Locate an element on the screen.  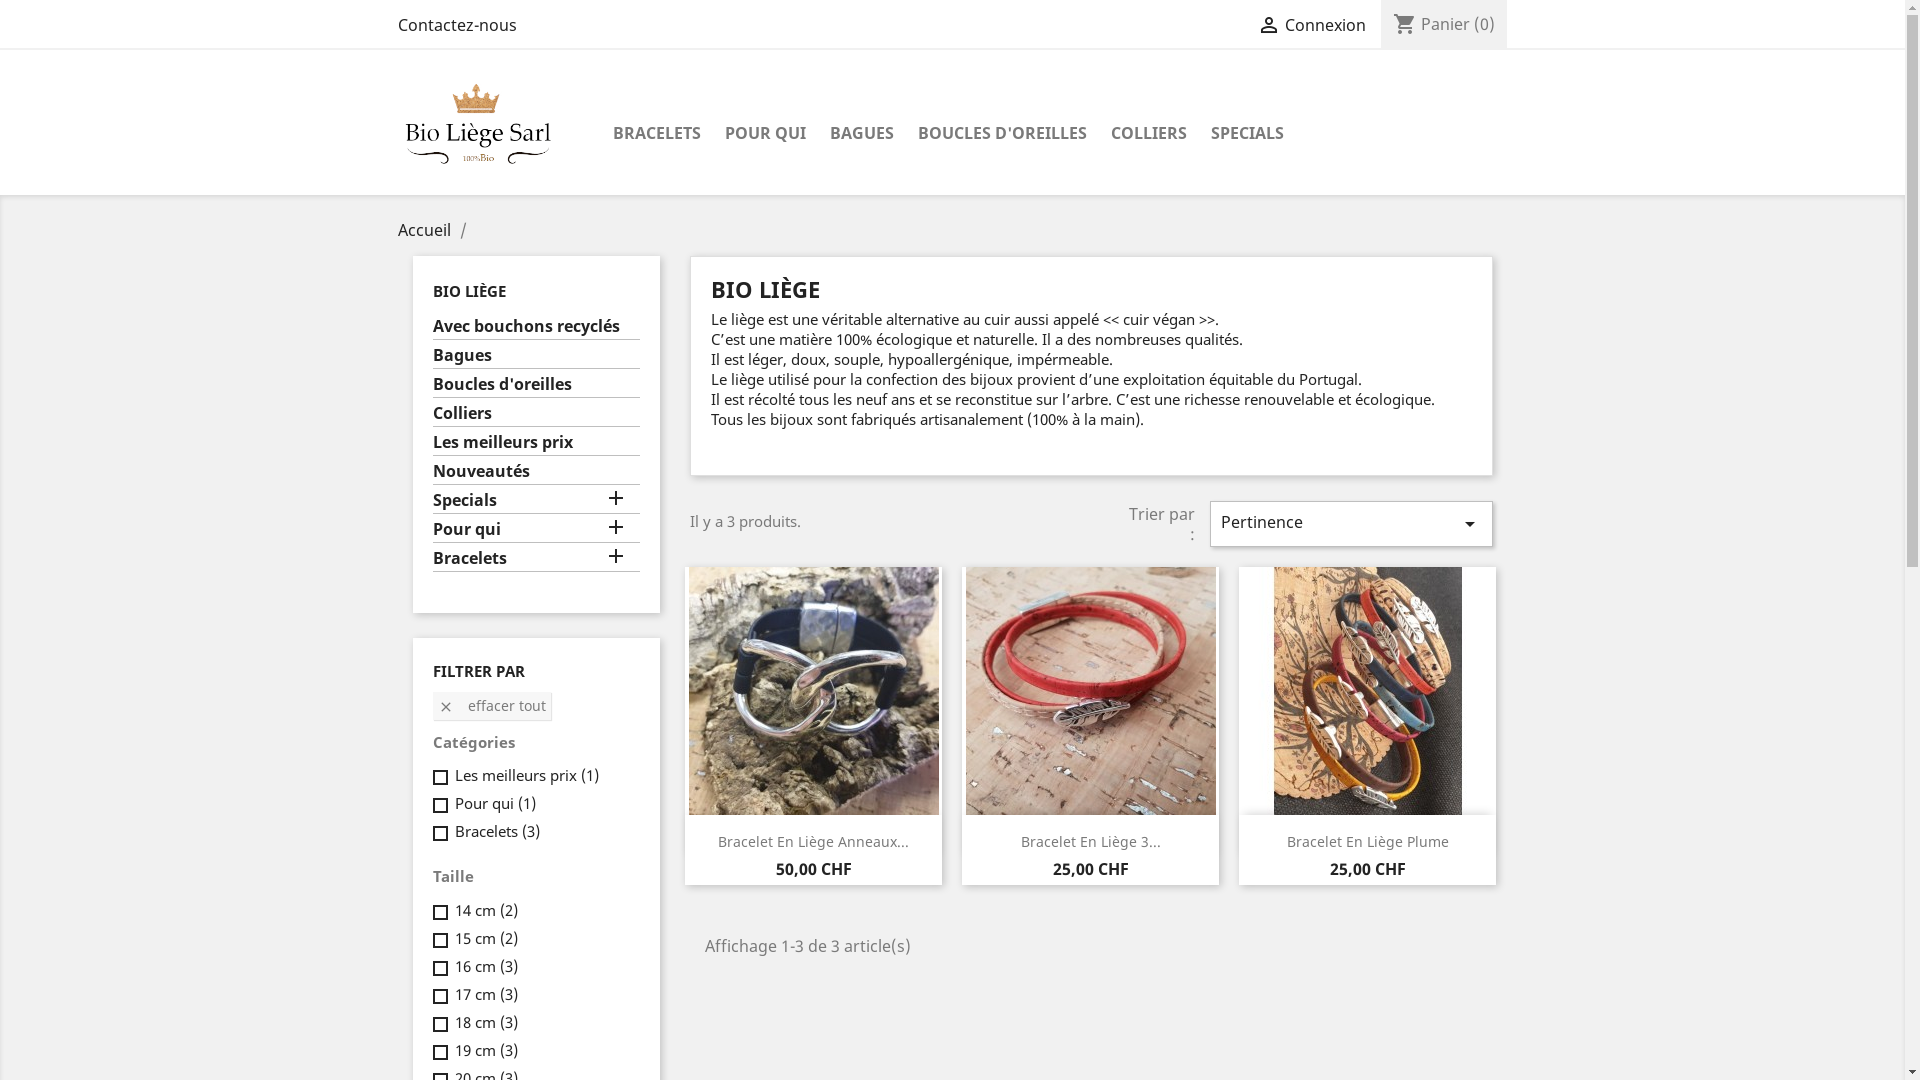
'BOUCLES D'OREILLES' is located at coordinates (1002, 134).